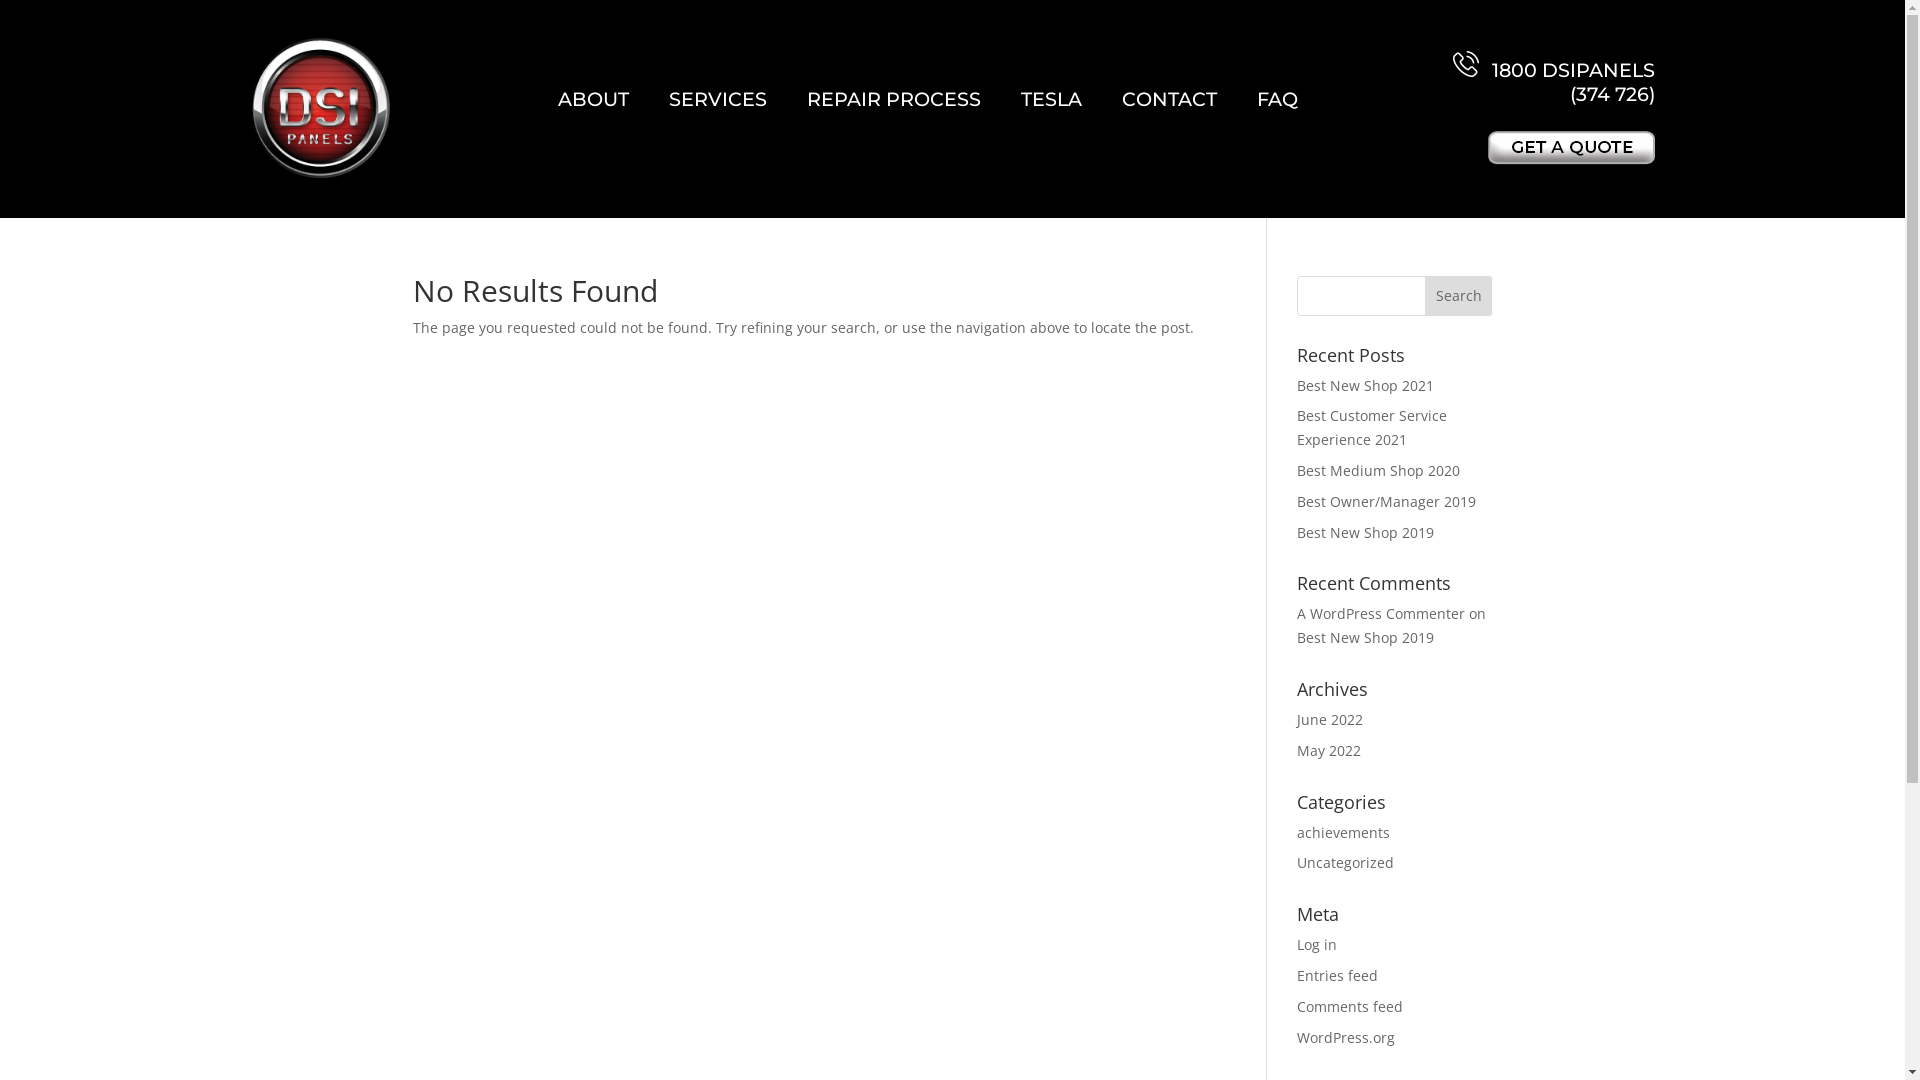 Image resolution: width=1920 pixels, height=1080 pixels. What do you see at coordinates (1343, 832) in the screenshot?
I see `'achievements'` at bounding box center [1343, 832].